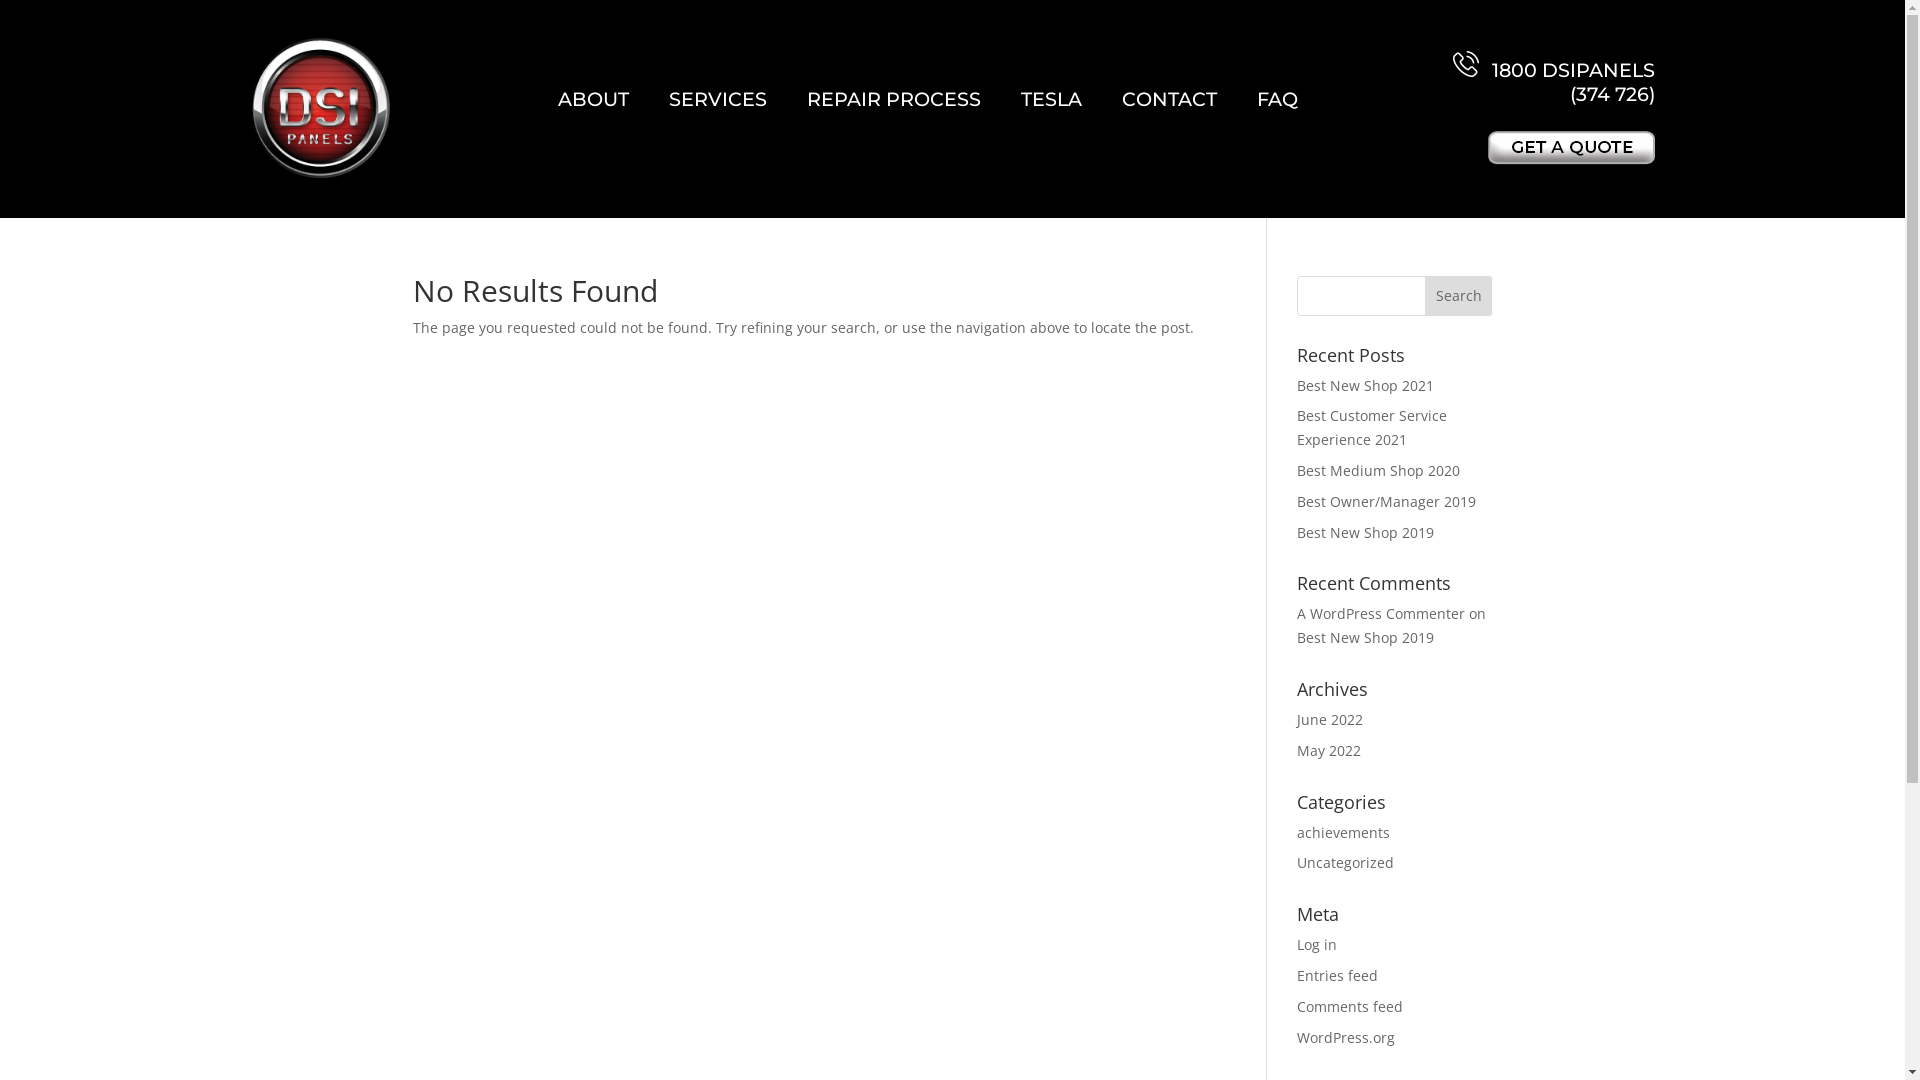 Image resolution: width=1920 pixels, height=1080 pixels. What do you see at coordinates (1343, 832) in the screenshot?
I see `'achievements'` at bounding box center [1343, 832].